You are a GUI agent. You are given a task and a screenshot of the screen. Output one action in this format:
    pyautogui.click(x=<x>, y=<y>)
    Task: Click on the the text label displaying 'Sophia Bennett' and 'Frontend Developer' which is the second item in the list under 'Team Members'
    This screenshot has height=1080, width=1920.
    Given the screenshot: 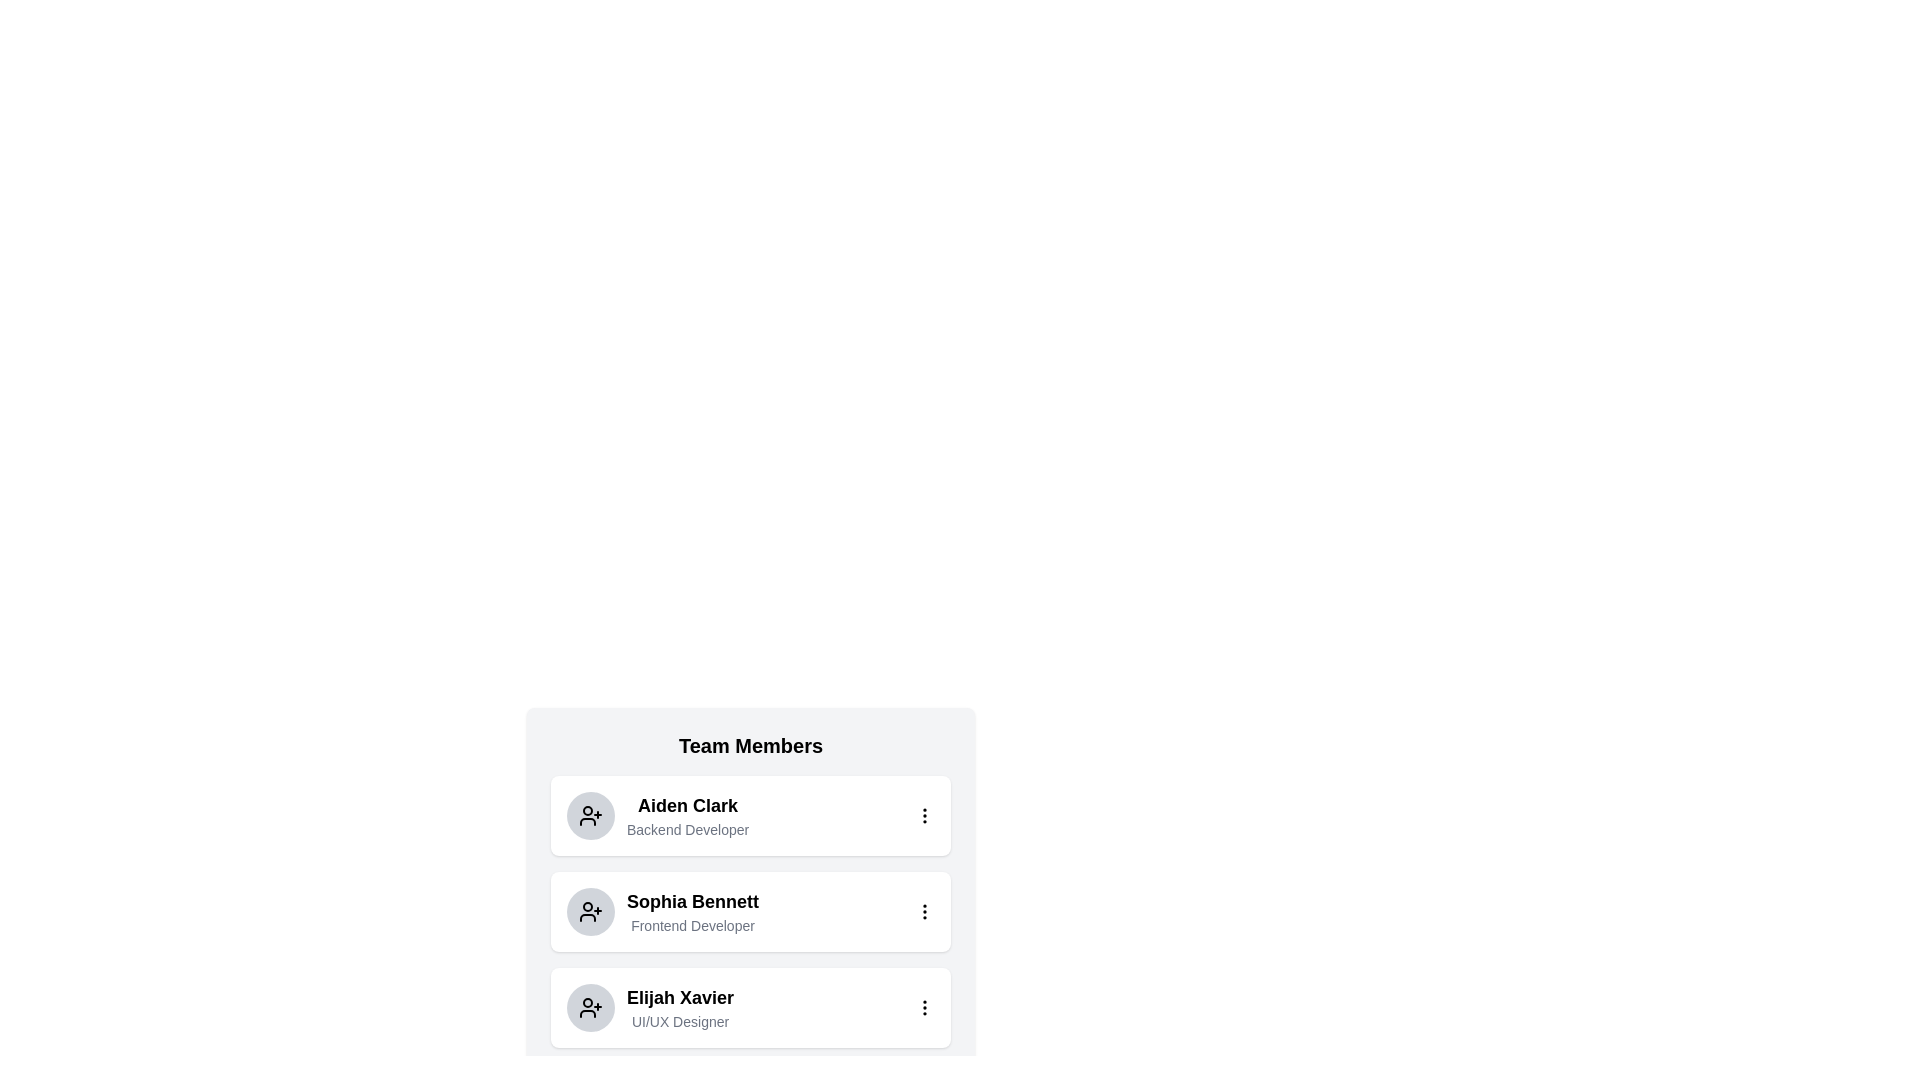 What is the action you would take?
    pyautogui.click(x=692, y=911)
    